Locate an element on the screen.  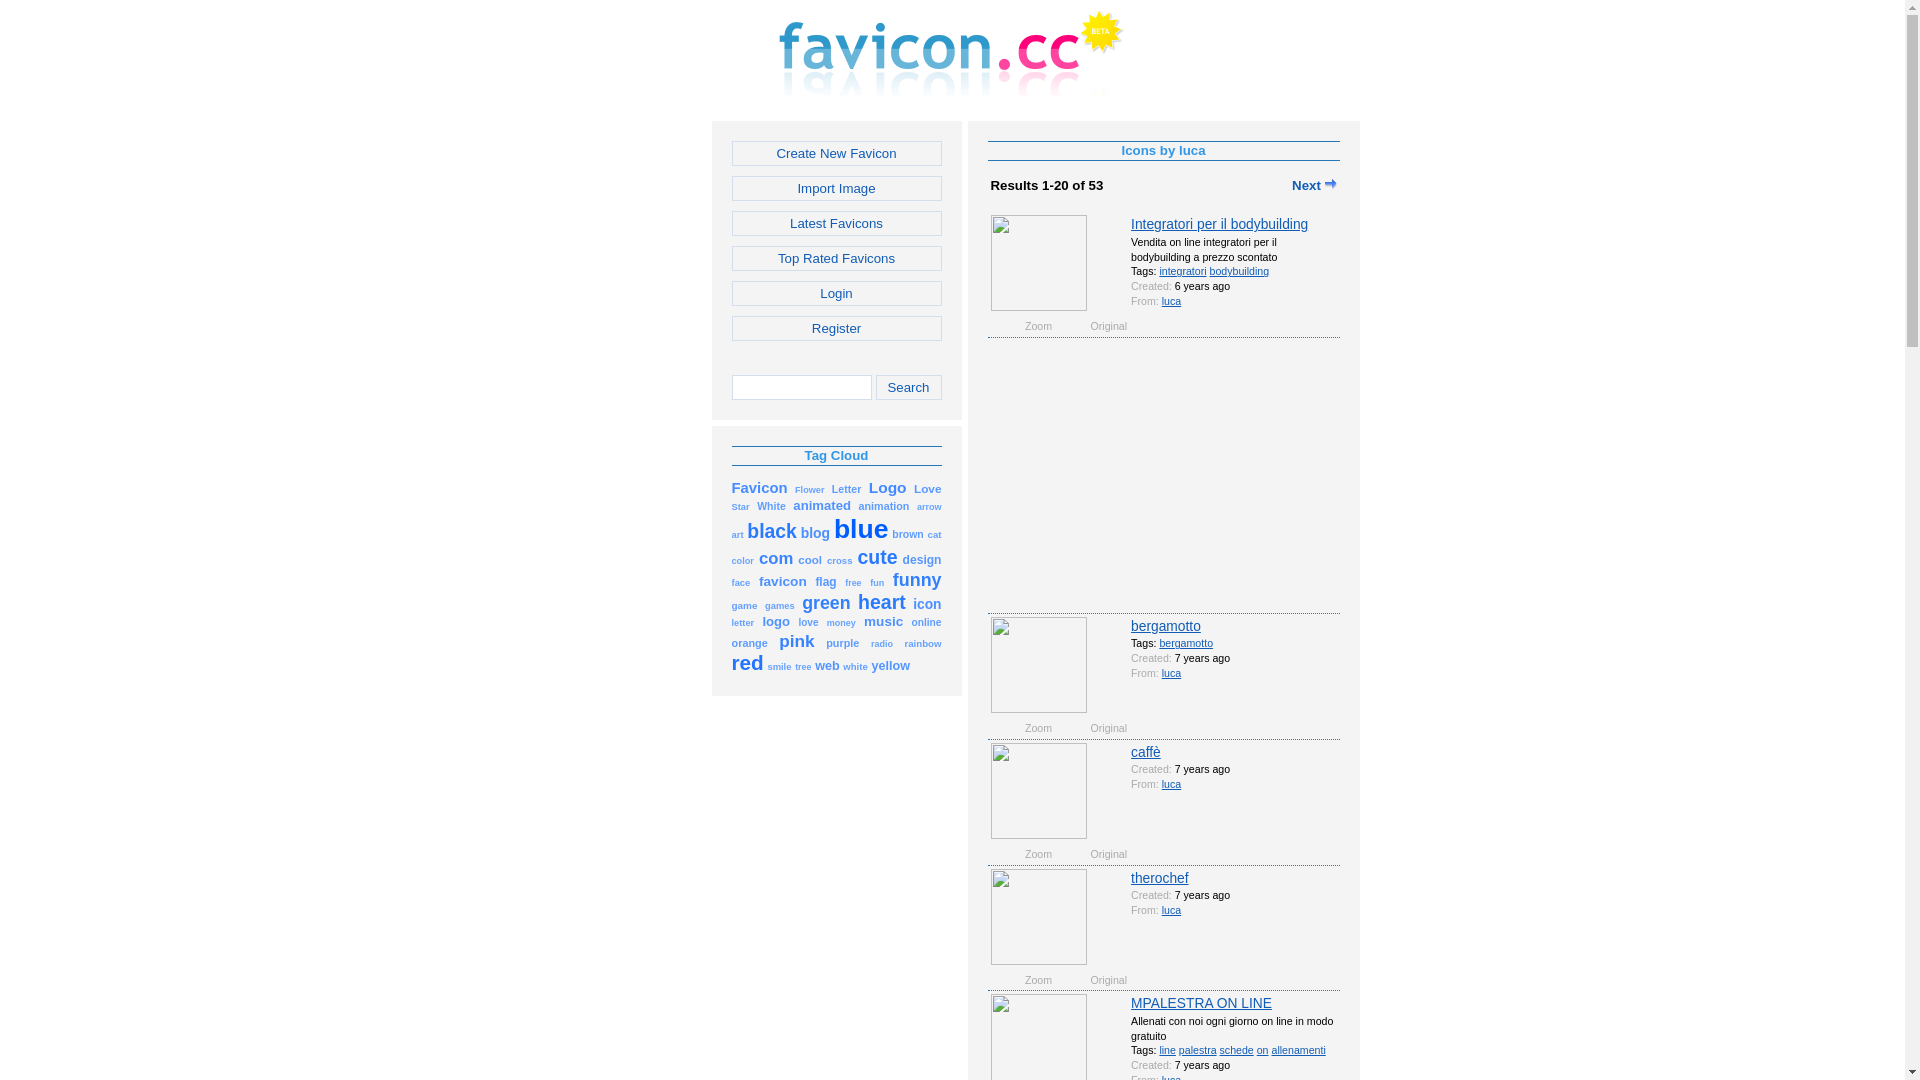
'Latest Favicons' is located at coordinates (836, 223).